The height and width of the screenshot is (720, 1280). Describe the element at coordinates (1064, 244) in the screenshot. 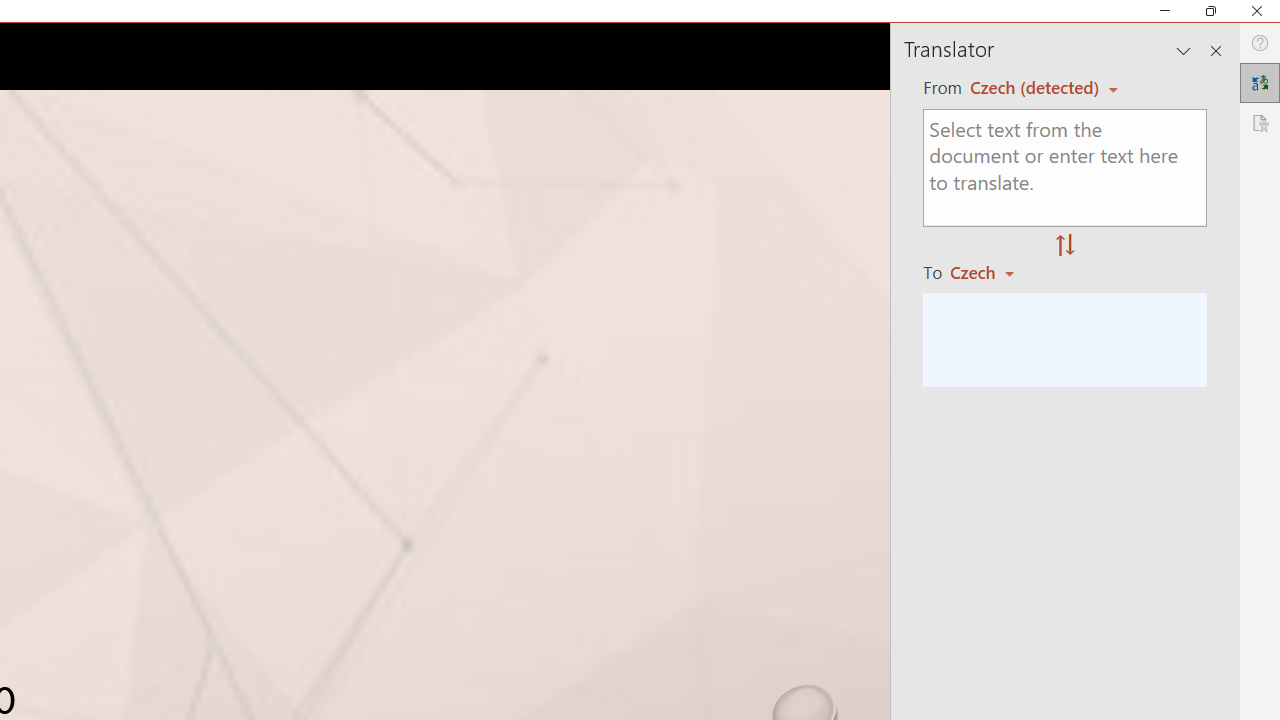

I see `'Swap "from" and "to" languages.'` at that location.